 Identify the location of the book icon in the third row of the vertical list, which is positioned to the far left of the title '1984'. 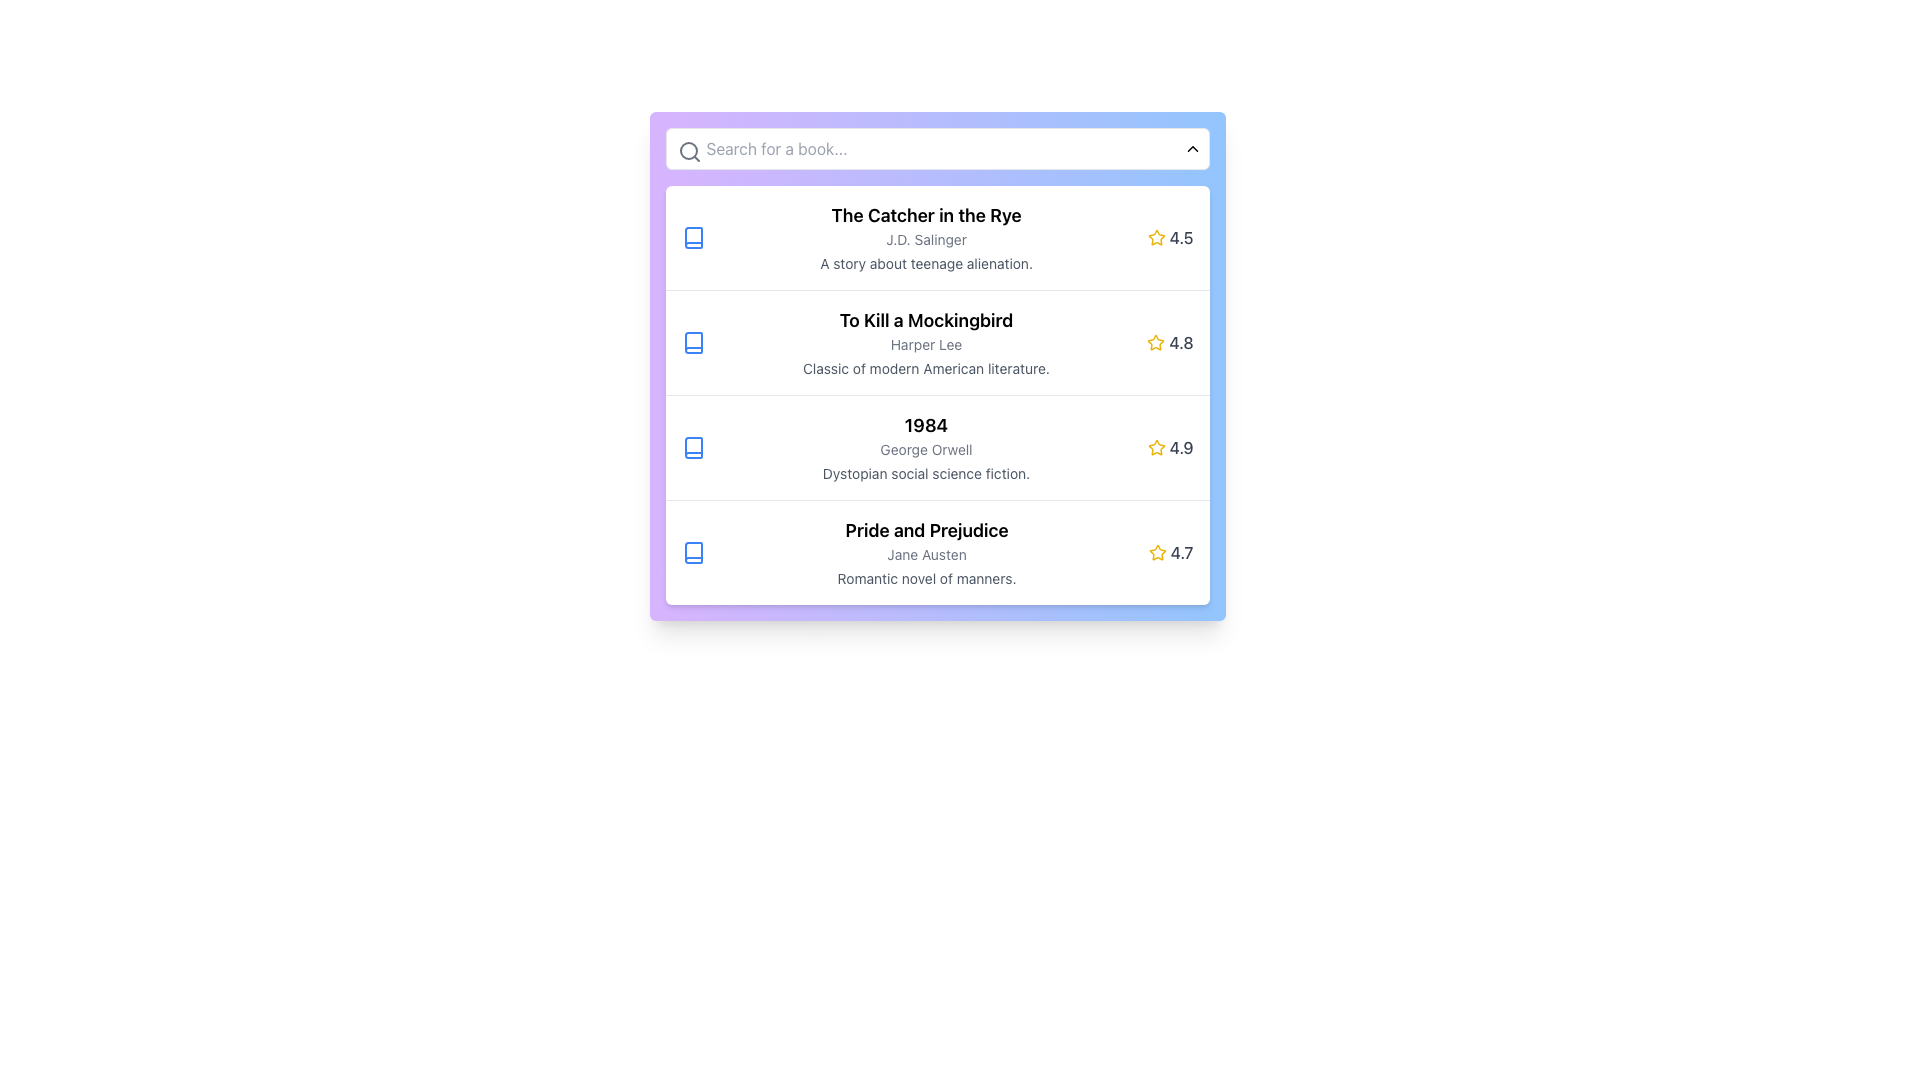
(693, 446).